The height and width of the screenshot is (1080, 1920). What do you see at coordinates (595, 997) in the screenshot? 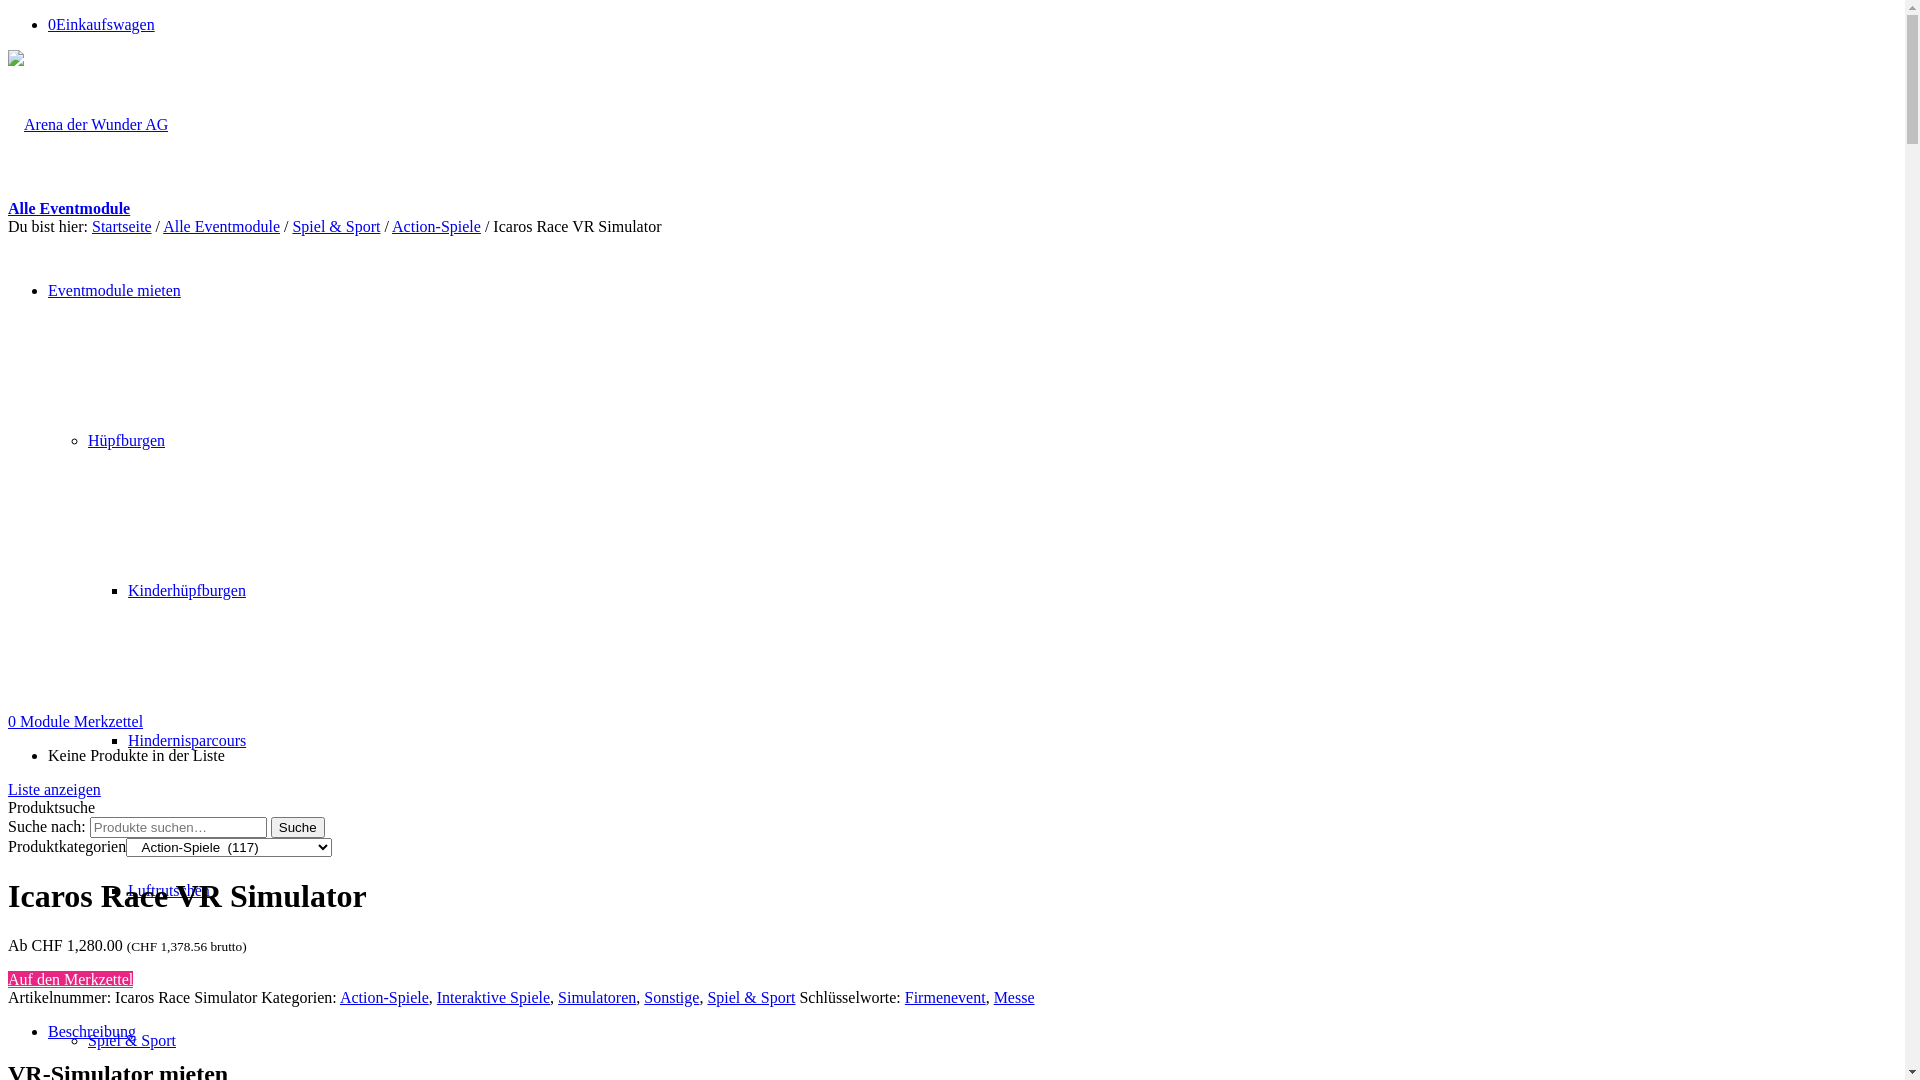
I see `'Simulatoren'` at bounding box center [595, 997].